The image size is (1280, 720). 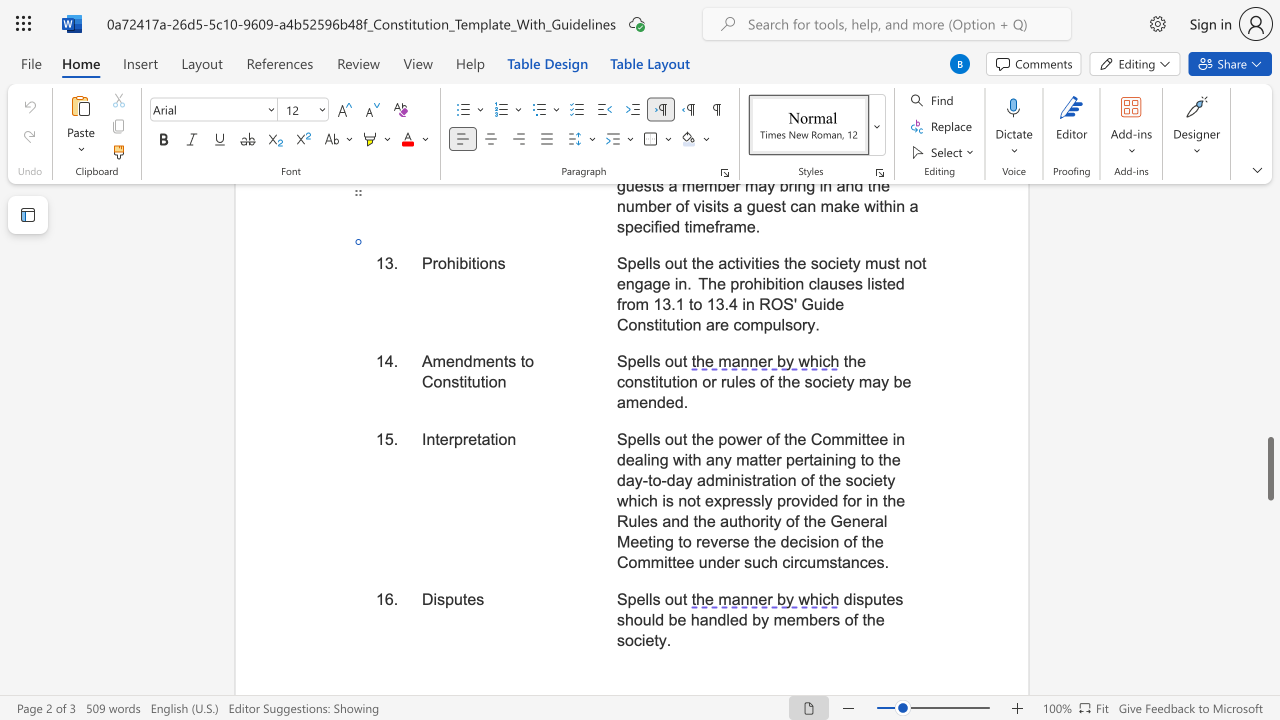 I want to click on the 2th character "r" in the text, so click(x=464, y=438).